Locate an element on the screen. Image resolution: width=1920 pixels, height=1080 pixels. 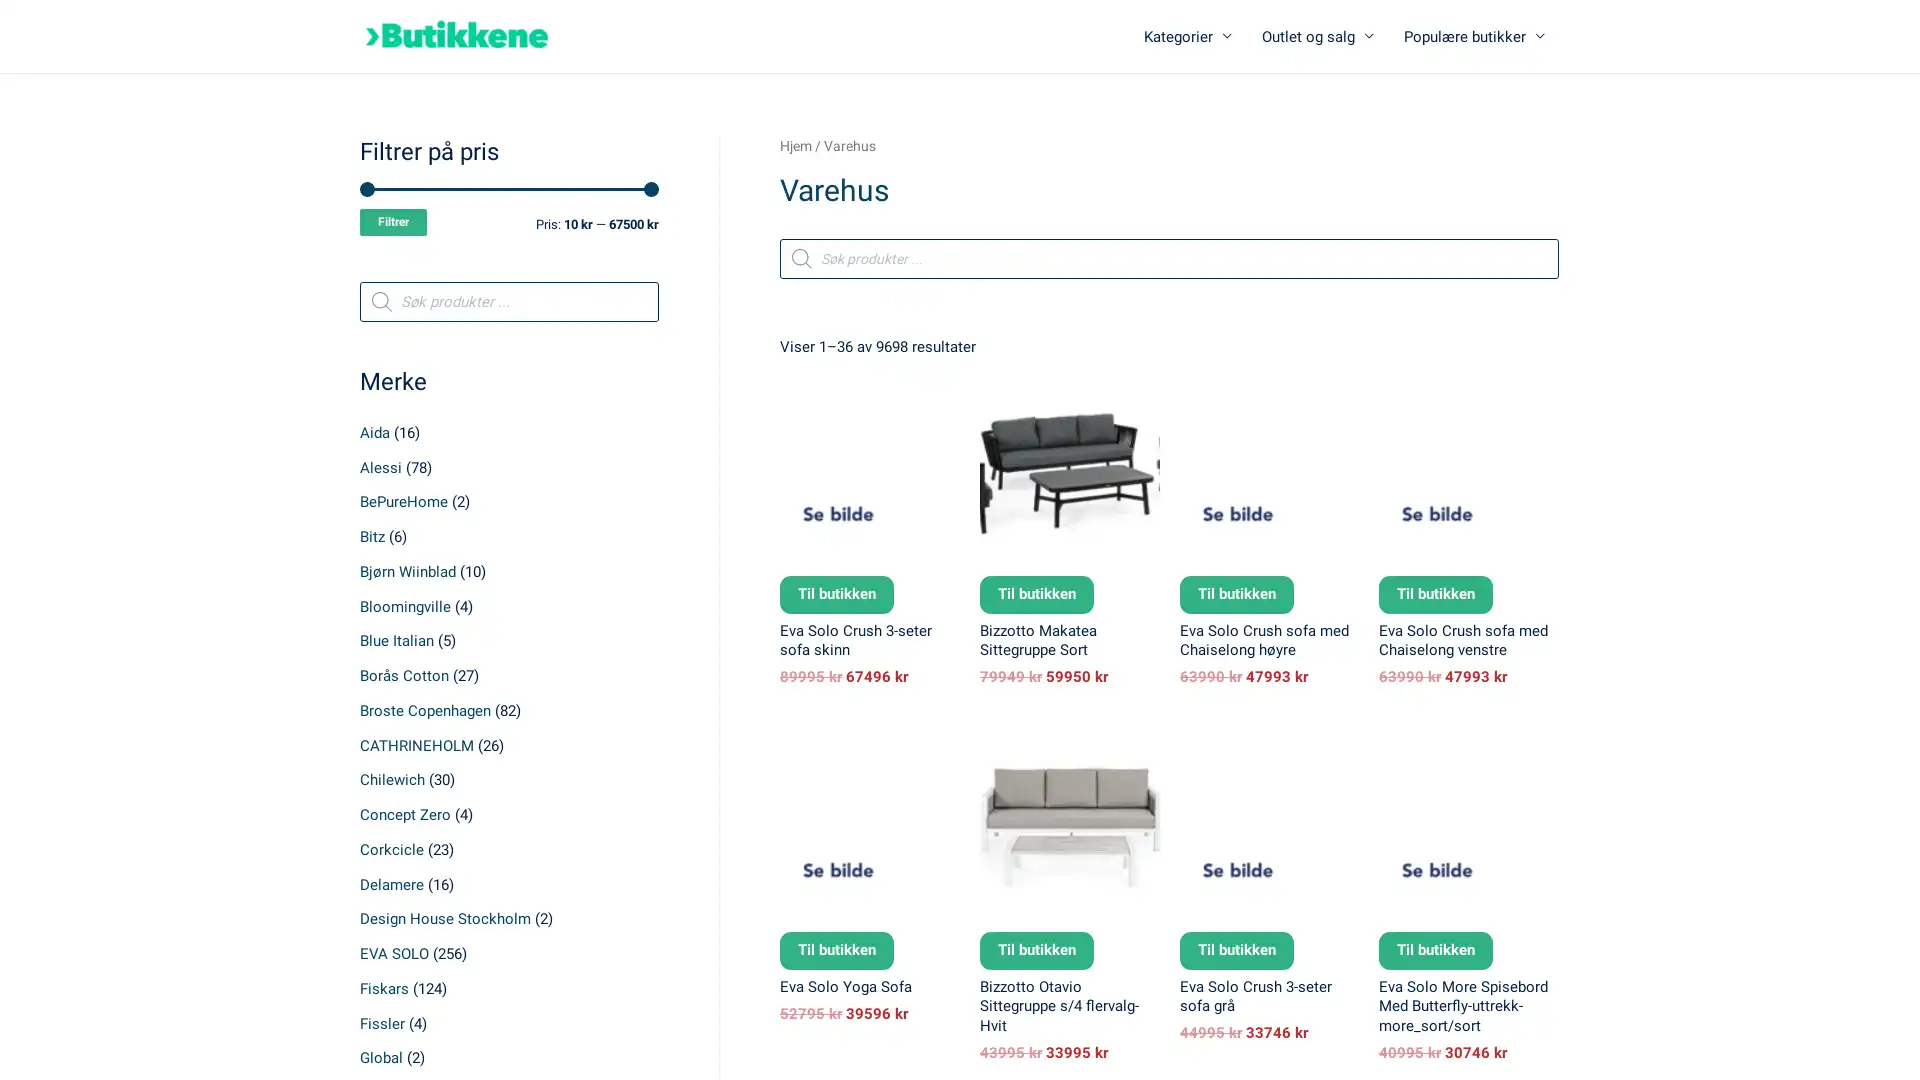
Filtrer is located at coordinates (393, 222).